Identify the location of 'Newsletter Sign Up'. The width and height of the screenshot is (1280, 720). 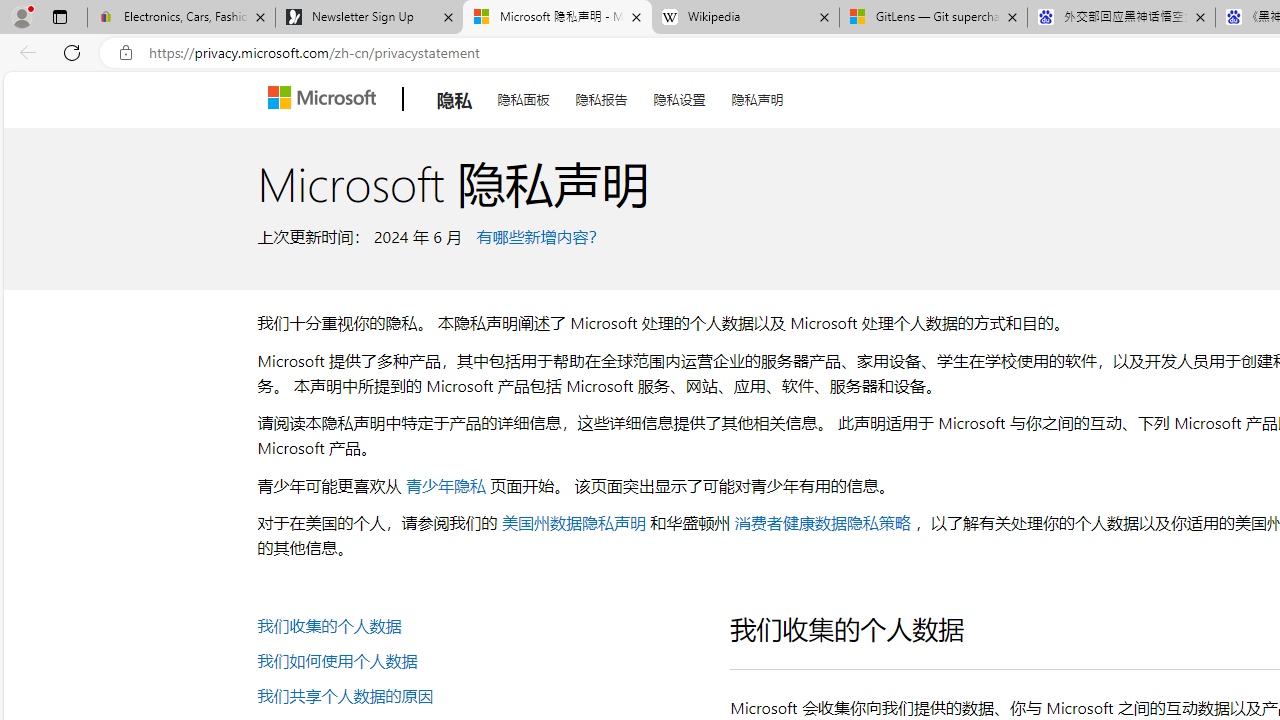
(369, 17).